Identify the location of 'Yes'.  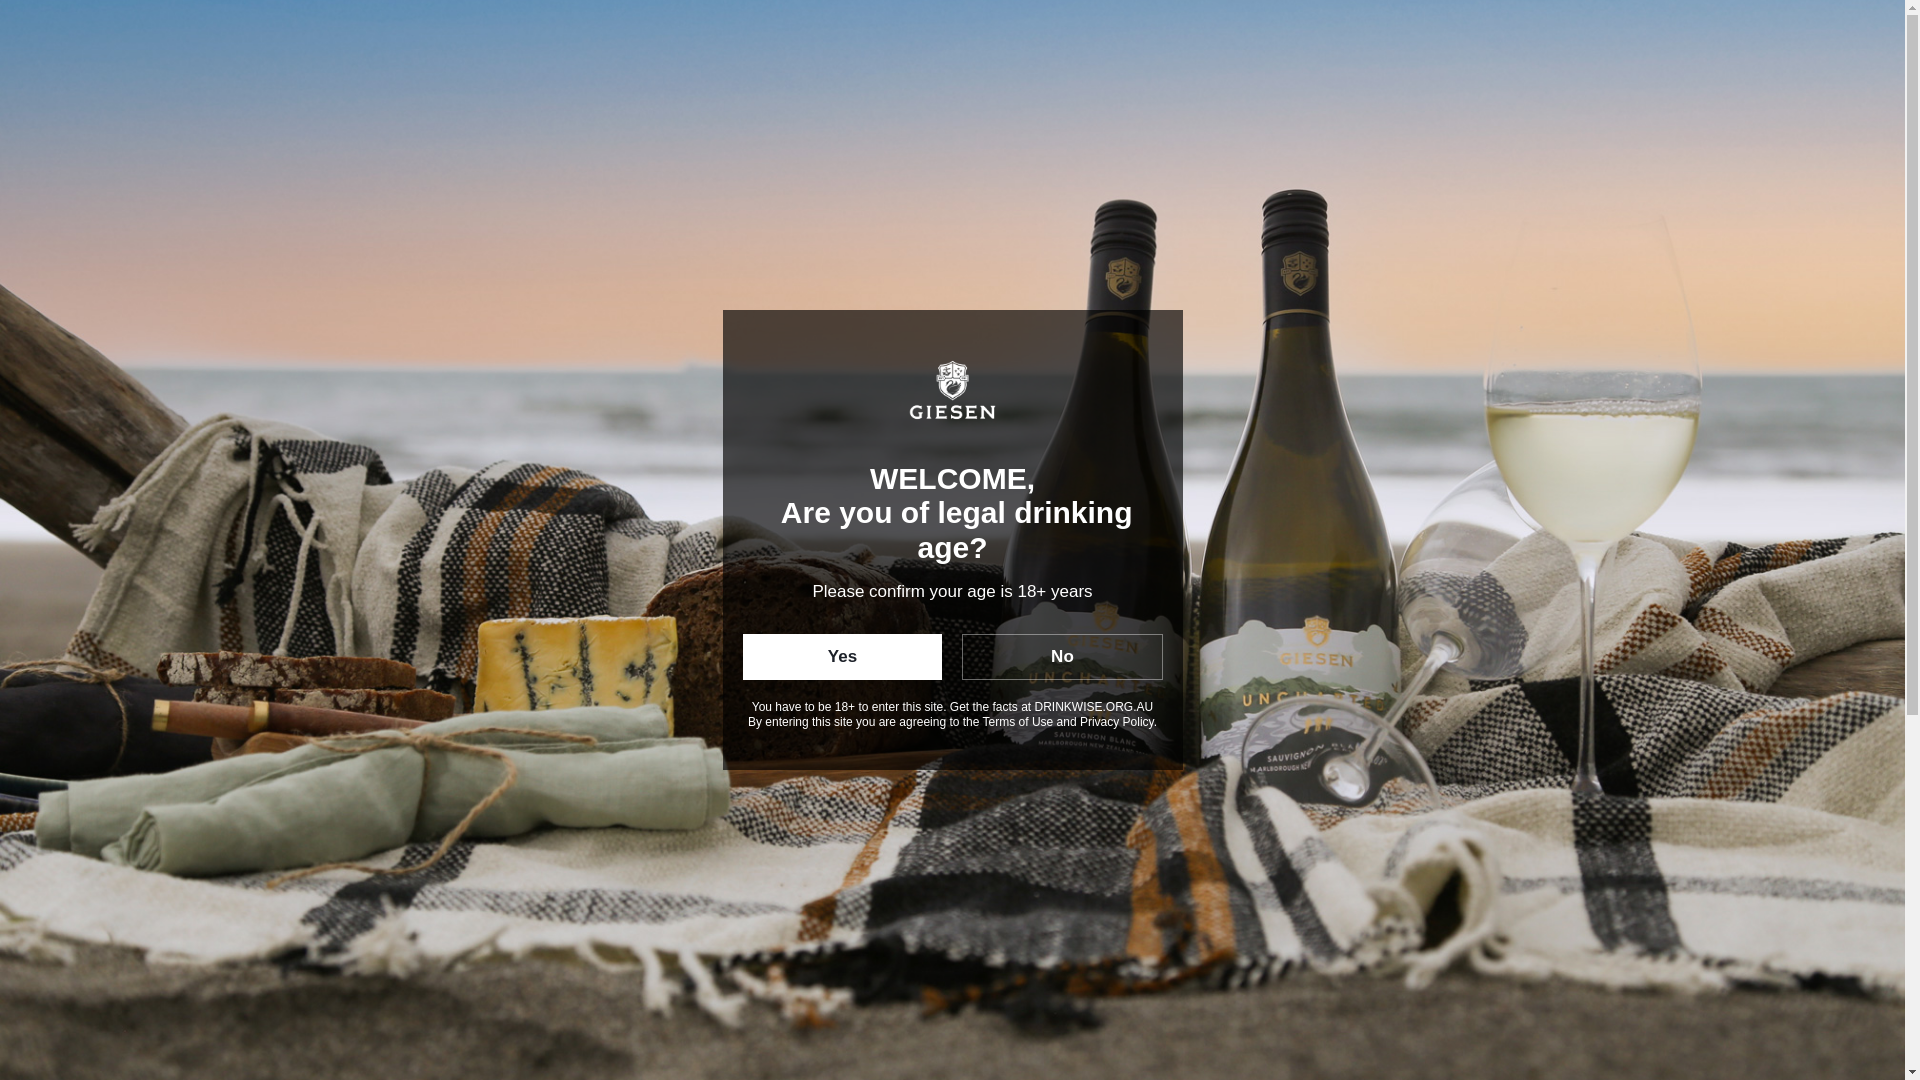
(841, 656).